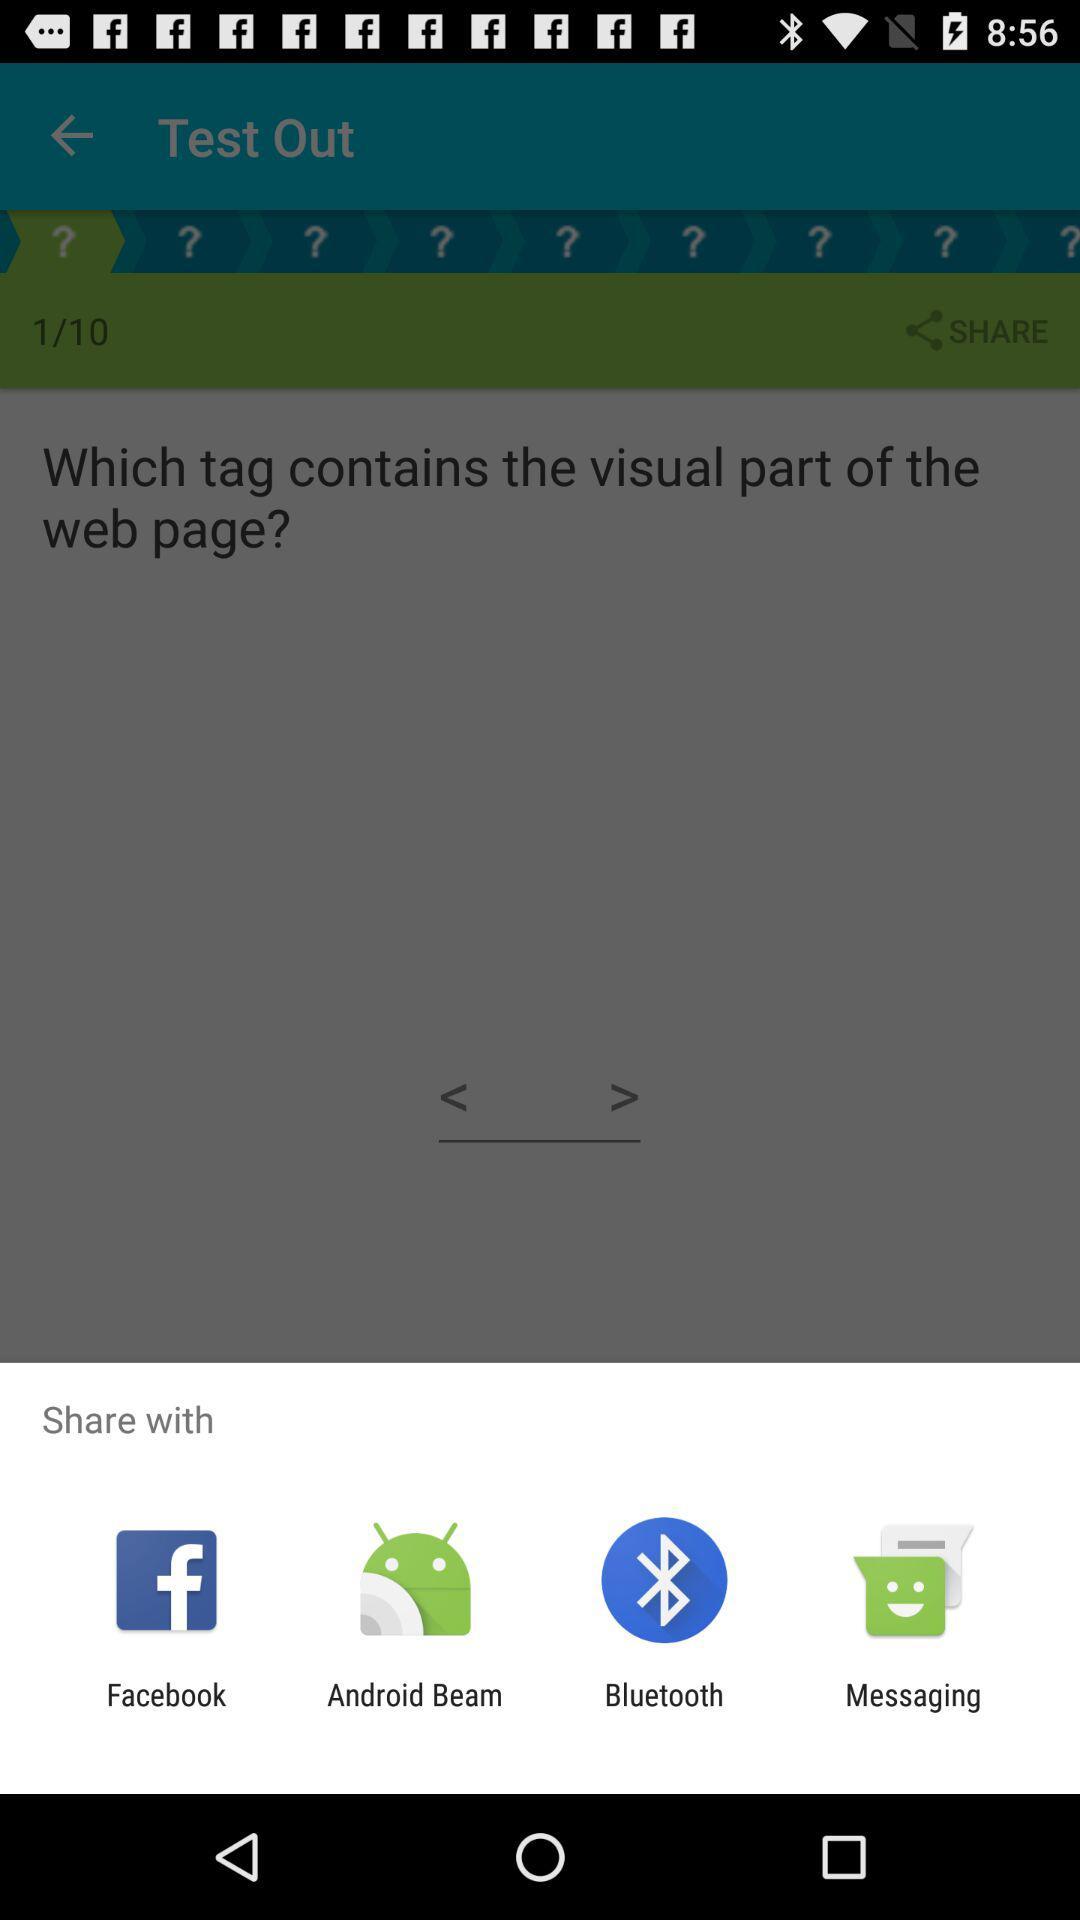 The width and height of the screenshot is (1080, 1920). Describe the element at coordinates (664, 1711) in the screenshot. I see `the icon next to android beam app` at that location.